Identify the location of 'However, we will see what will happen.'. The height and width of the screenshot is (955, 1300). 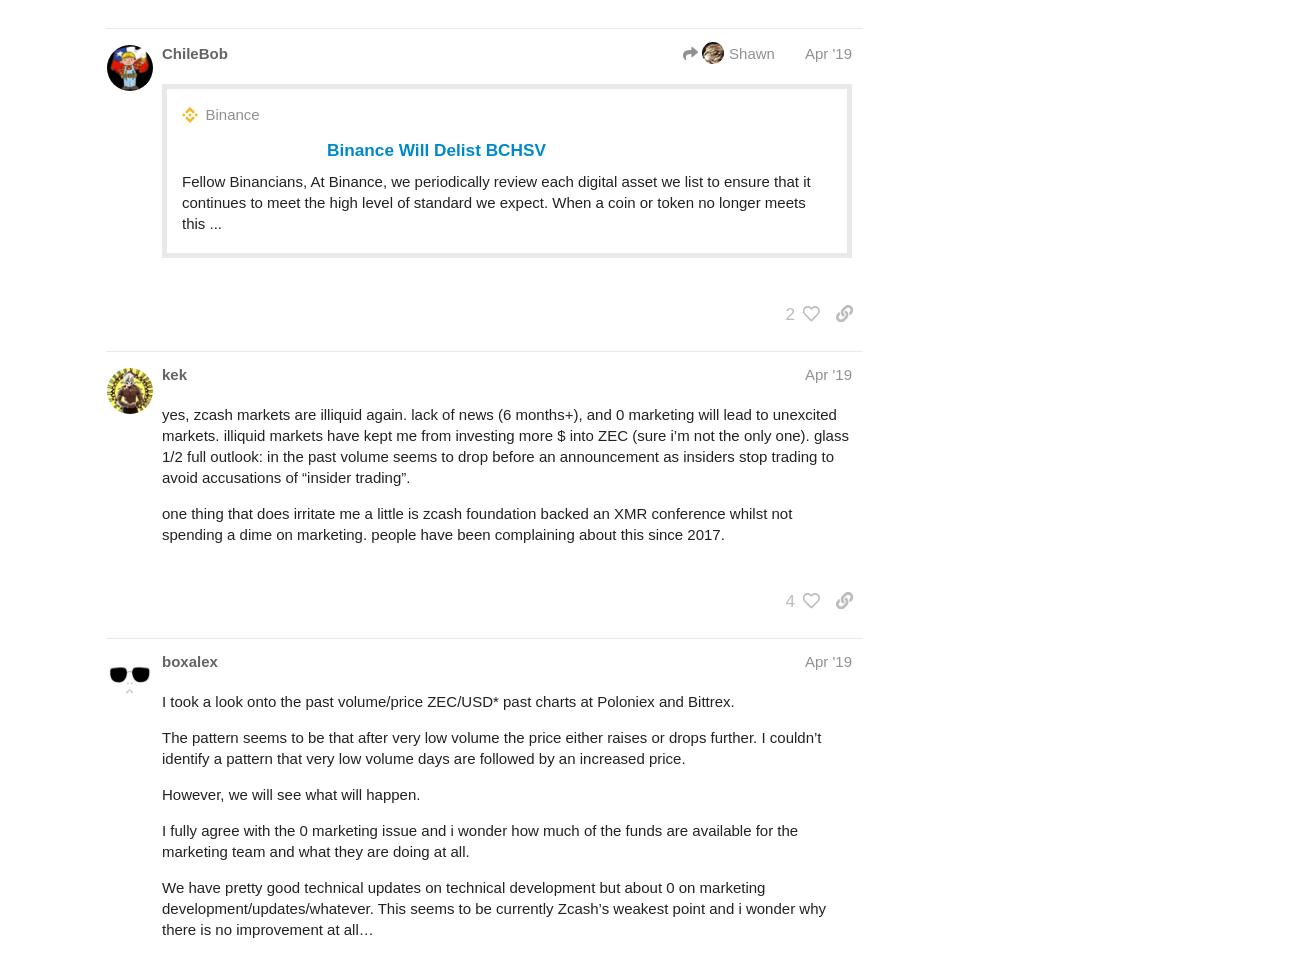
(290, 792).